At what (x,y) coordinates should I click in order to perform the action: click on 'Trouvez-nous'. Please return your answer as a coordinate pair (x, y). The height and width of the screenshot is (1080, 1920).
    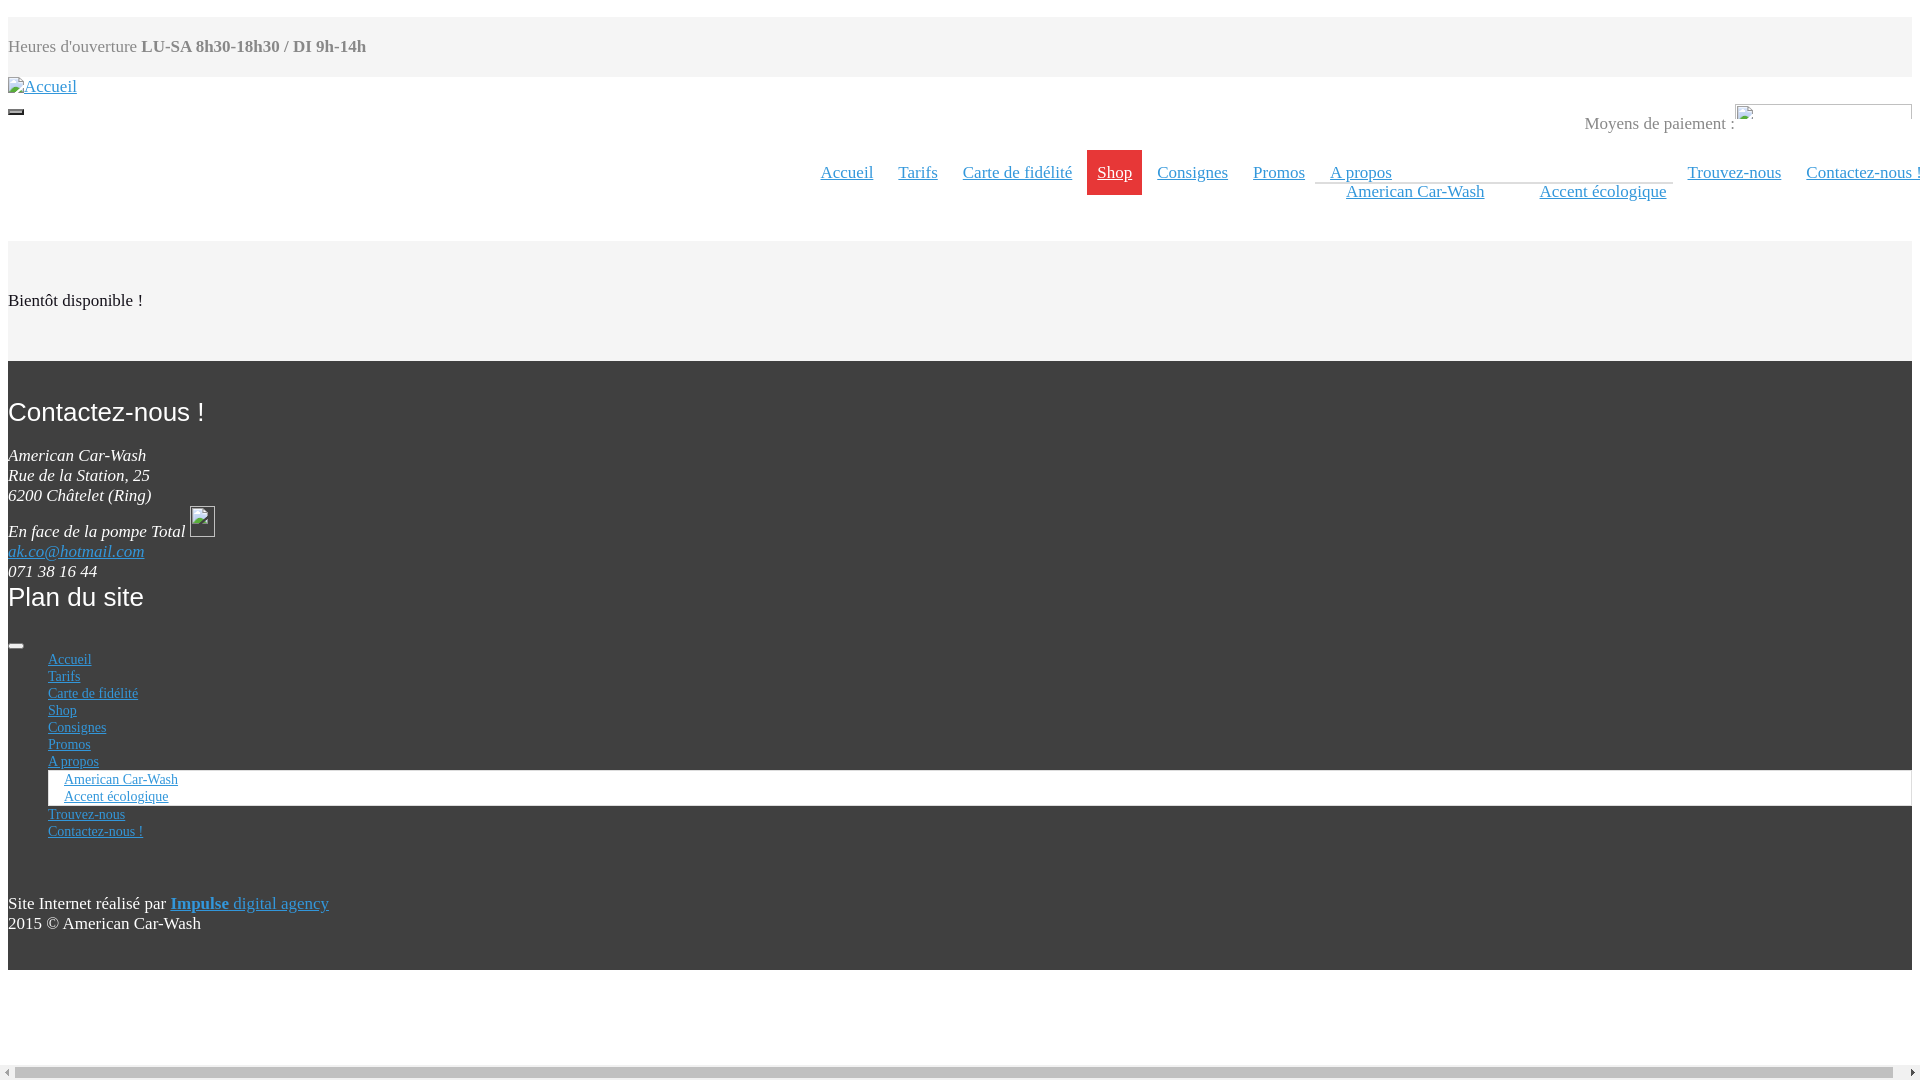
    Looking at the image, I should click on (85, 814).